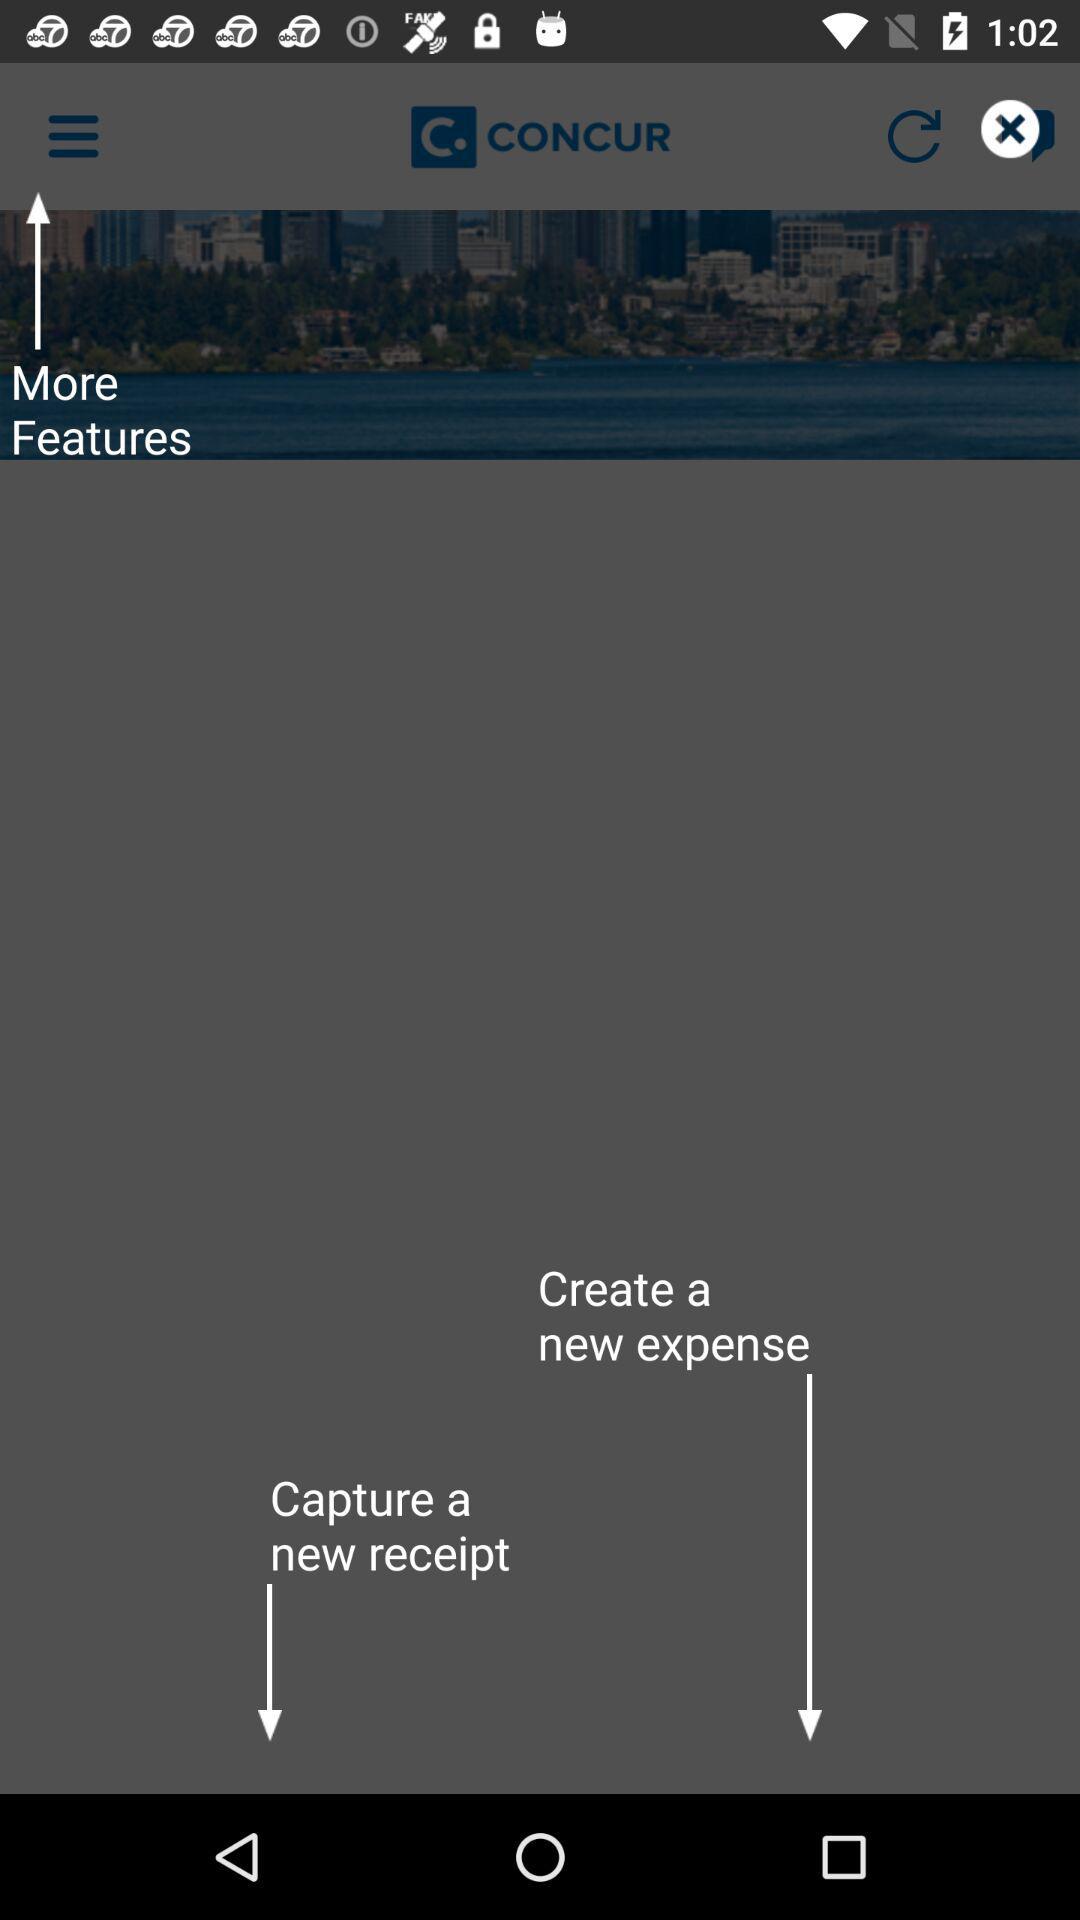 This screenshot has height=1920, width=1080. I want to click on x which is on the top left corner, so click(1028, 135).